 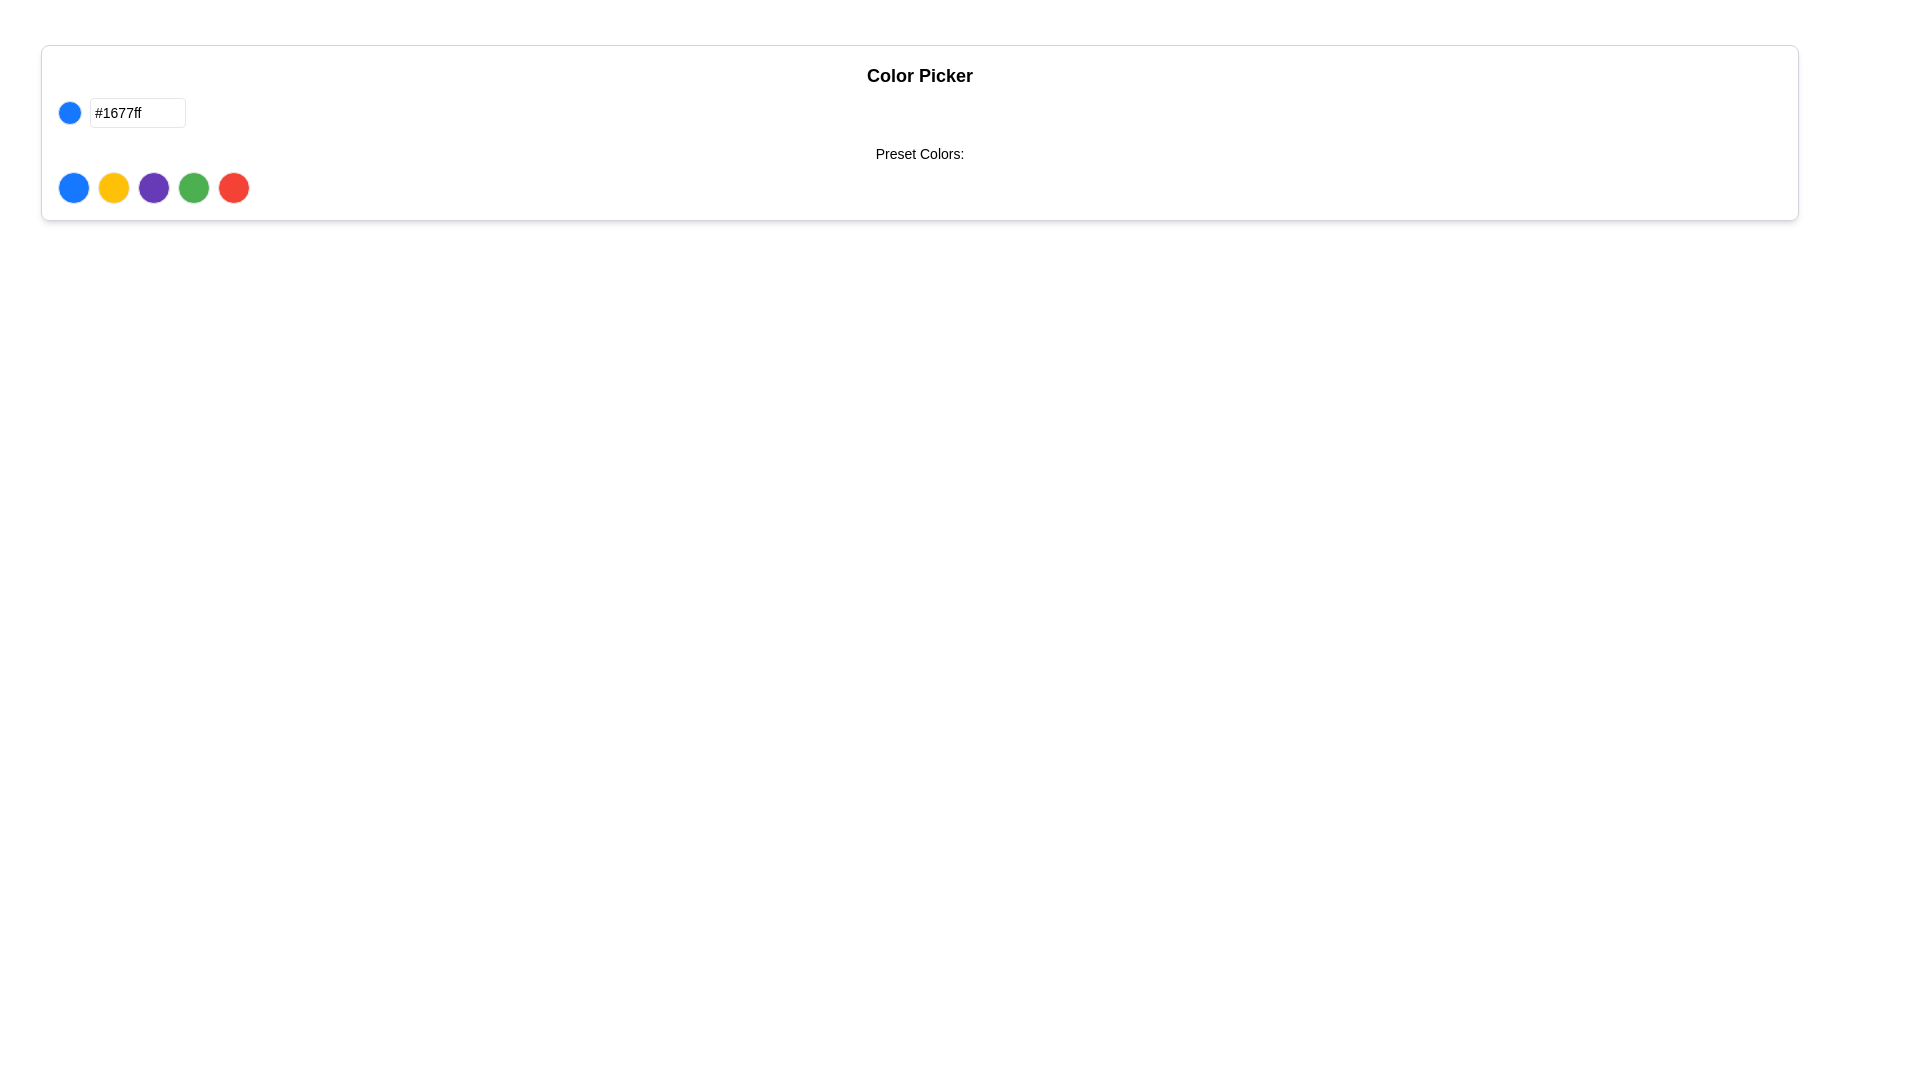 I want to click on the third circle button for selecting the predefined purple color in the color picker interface to highlight it, so click(x=152, y=188).